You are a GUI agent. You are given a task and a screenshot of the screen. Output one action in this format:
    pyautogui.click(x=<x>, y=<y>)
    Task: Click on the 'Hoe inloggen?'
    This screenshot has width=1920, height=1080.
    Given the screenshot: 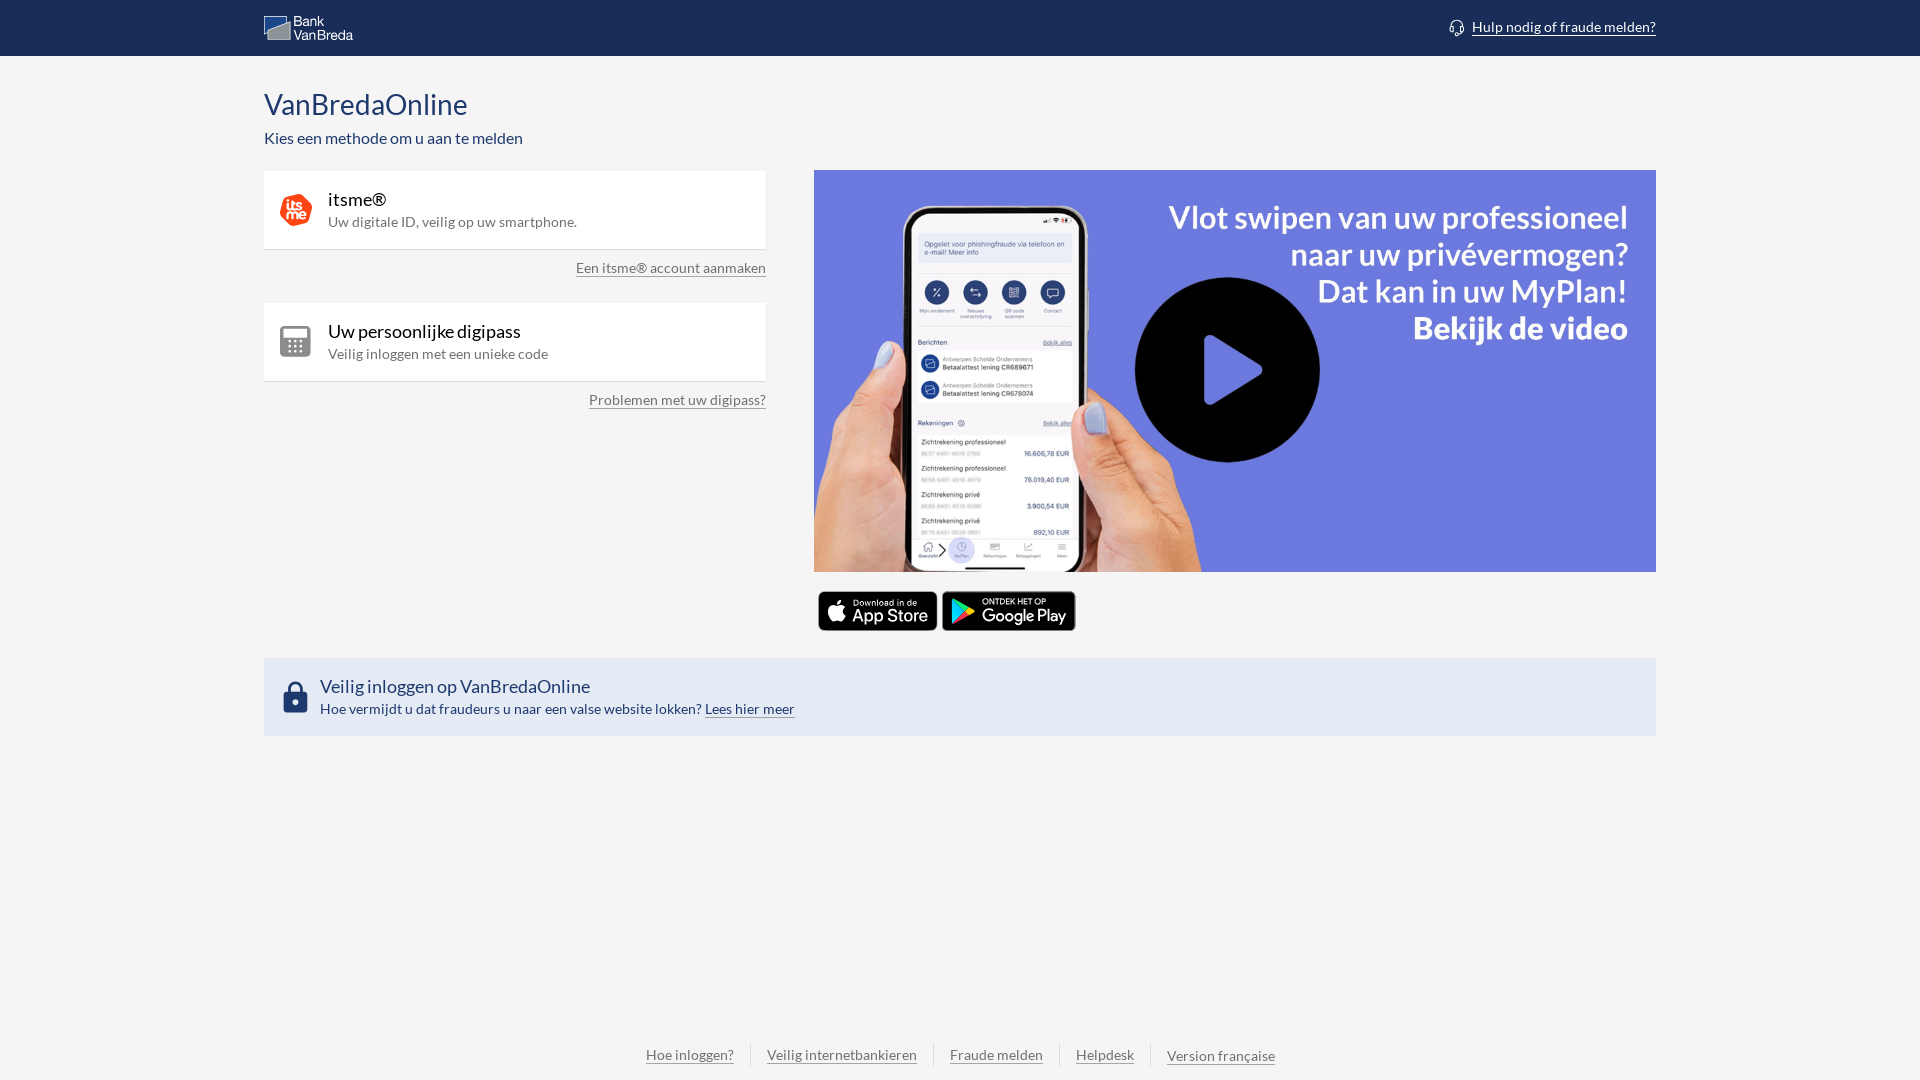 What is the action you would take?
    pyautogui.click(x=690, y=1054)
    